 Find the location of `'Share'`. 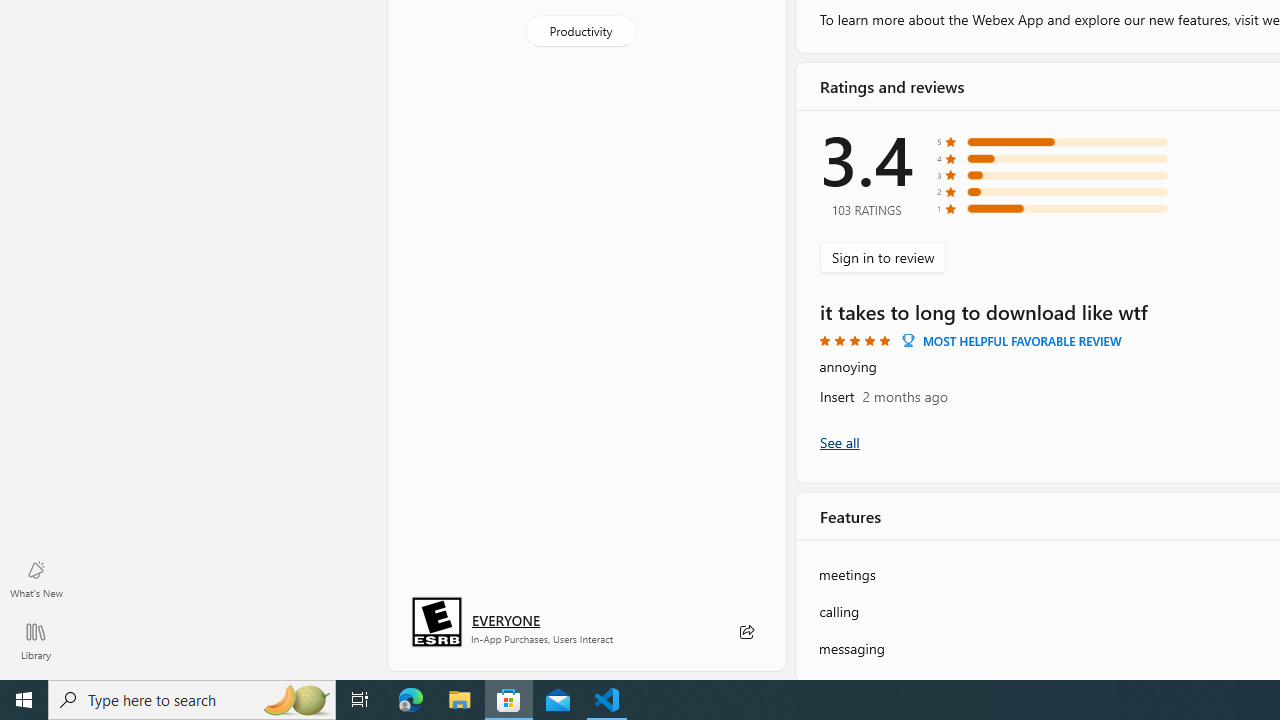

'Share' is located at coordinates (745, 632).